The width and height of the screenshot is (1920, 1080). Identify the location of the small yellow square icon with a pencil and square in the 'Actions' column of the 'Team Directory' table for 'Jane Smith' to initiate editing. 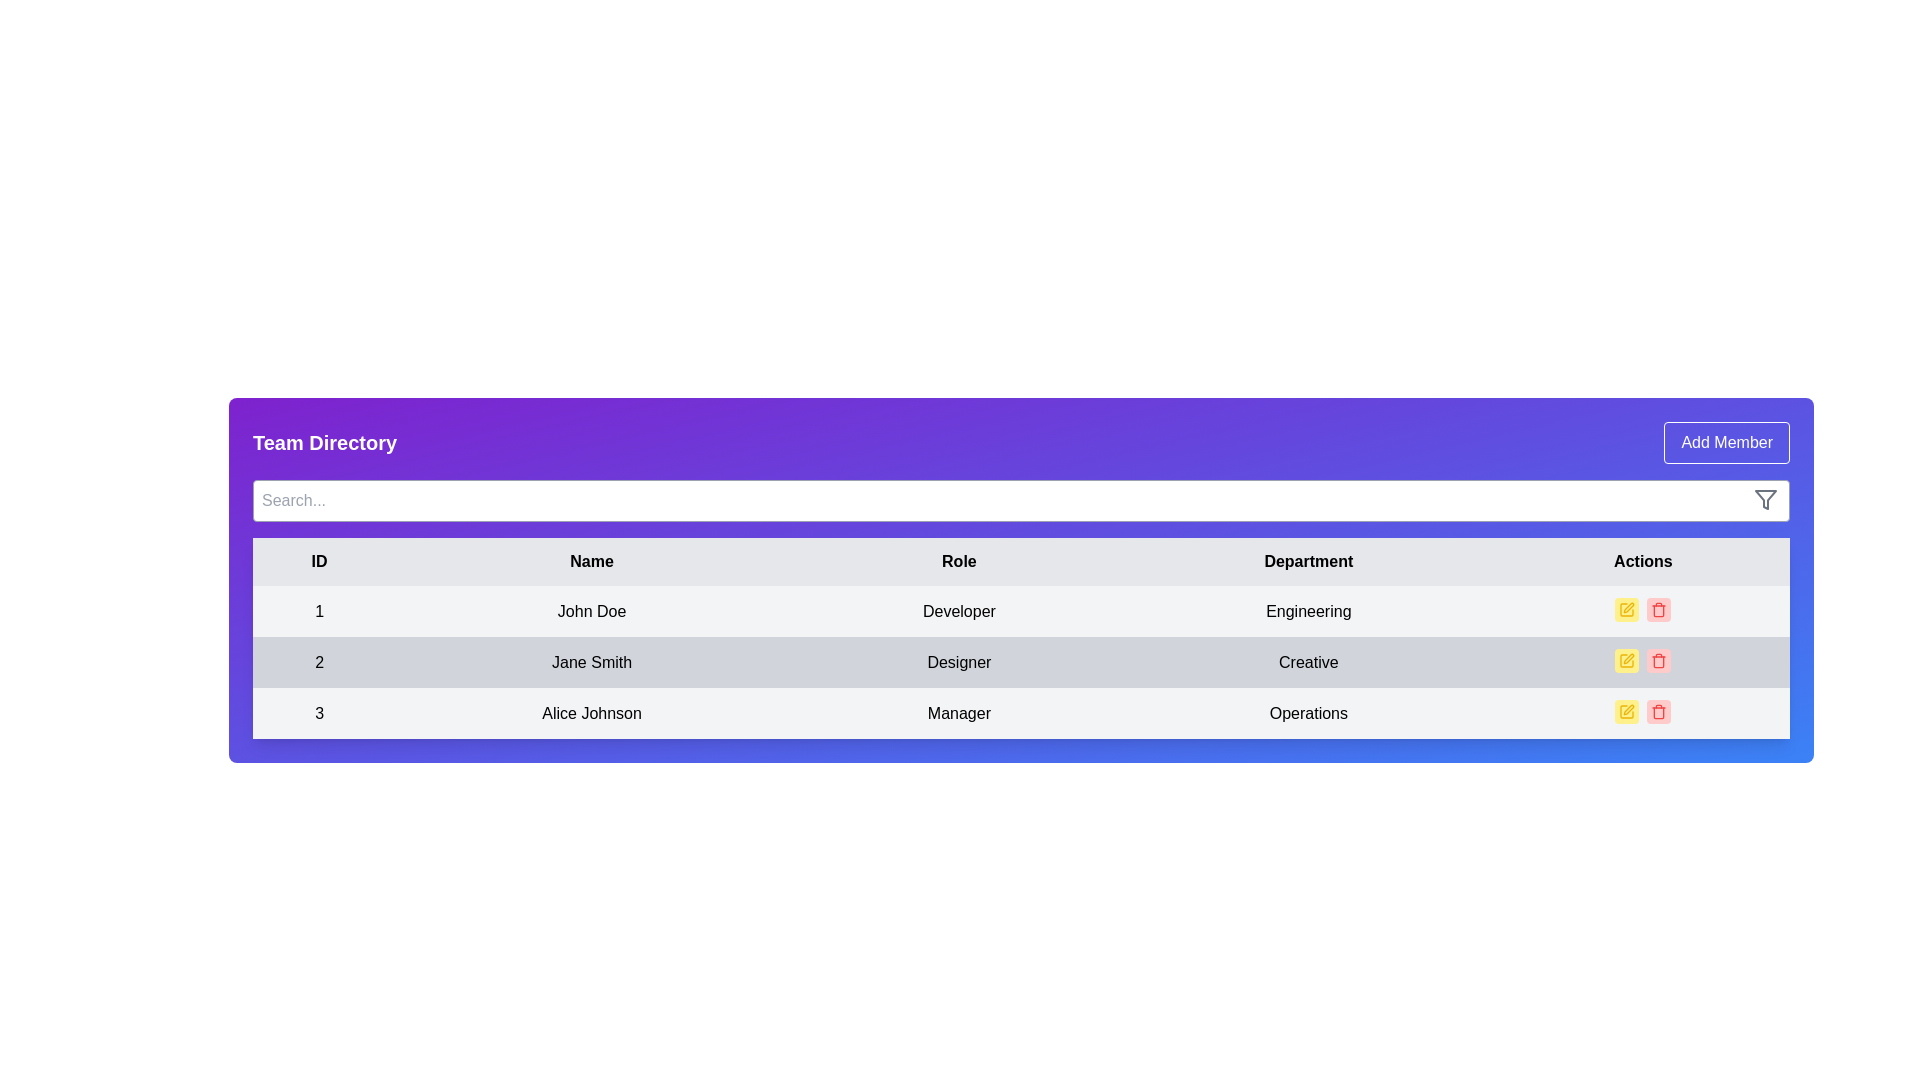
(1627, 660).